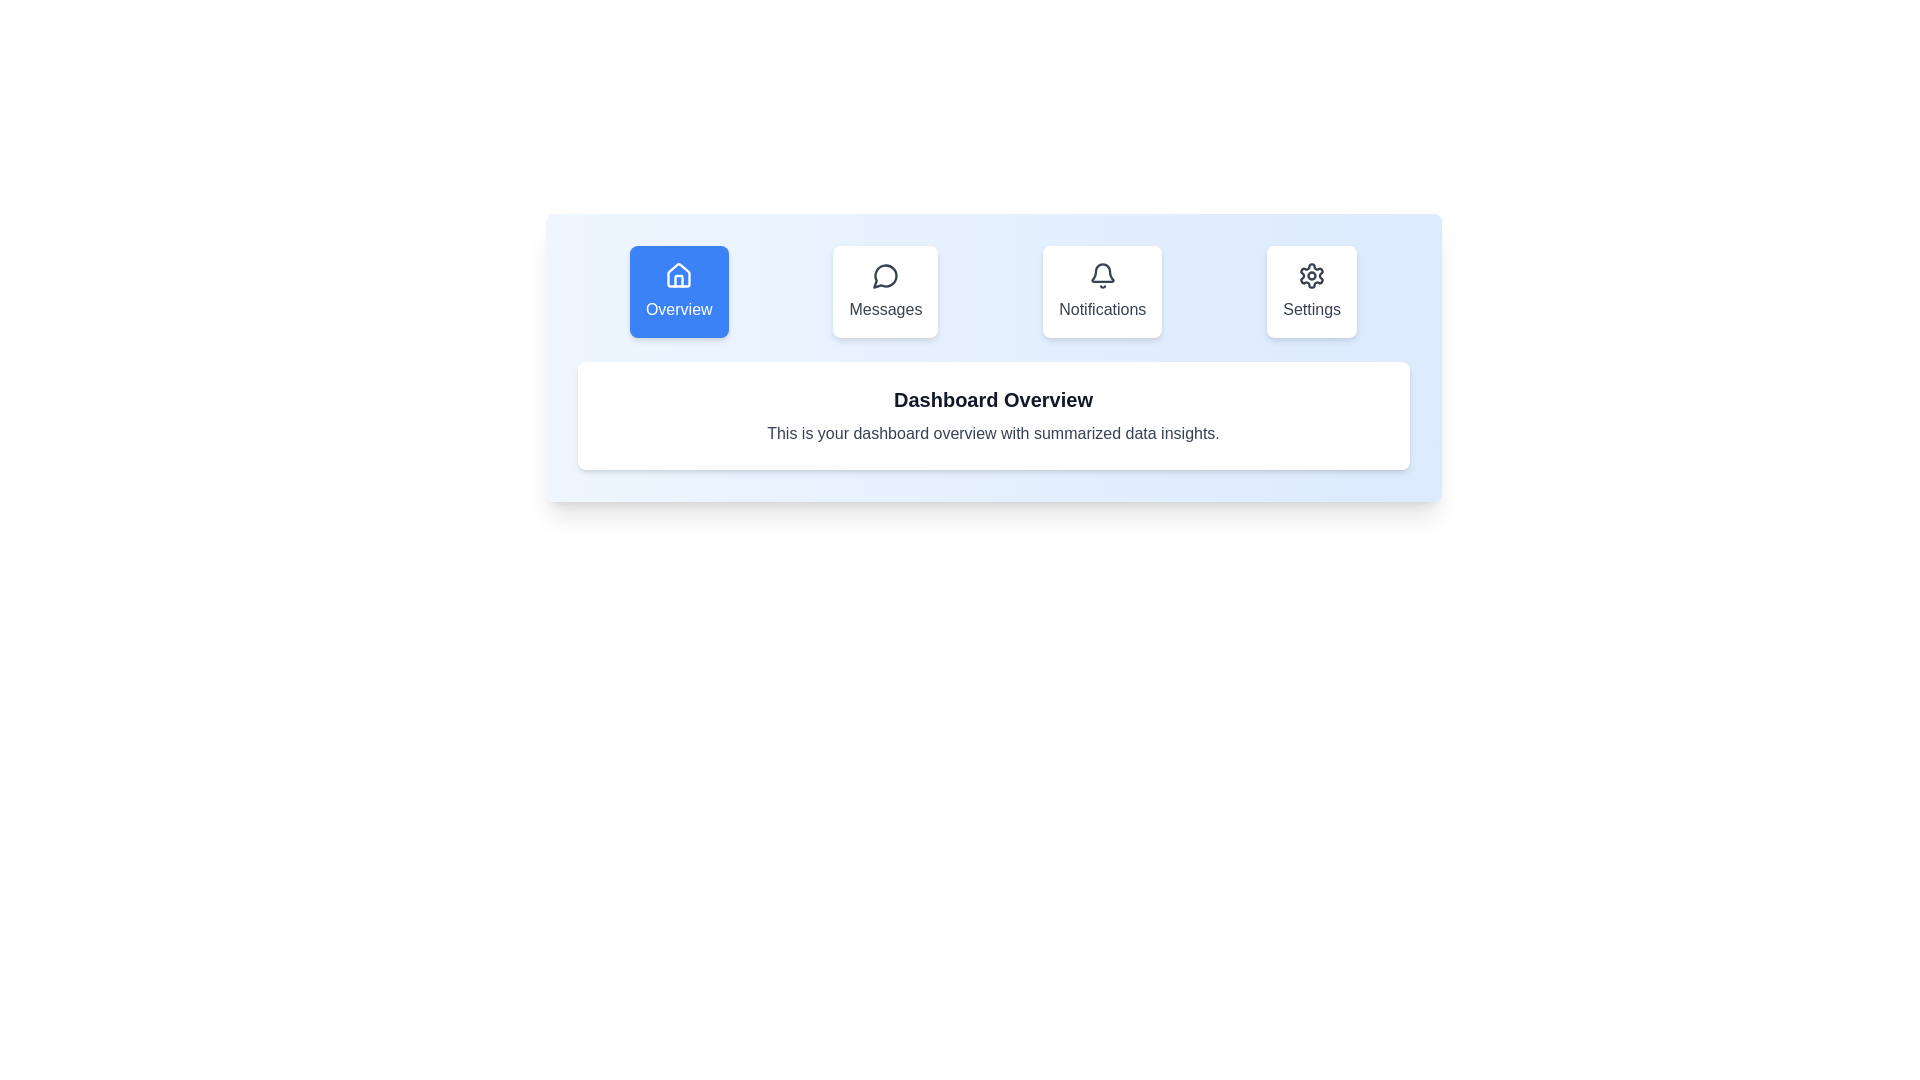  I want to click on the 'Messages' icon, which is centered above the label 'Messages' within a rectangular button located in the second slot from the left of a horizontally aligned group of buttons, so click(884, 276).